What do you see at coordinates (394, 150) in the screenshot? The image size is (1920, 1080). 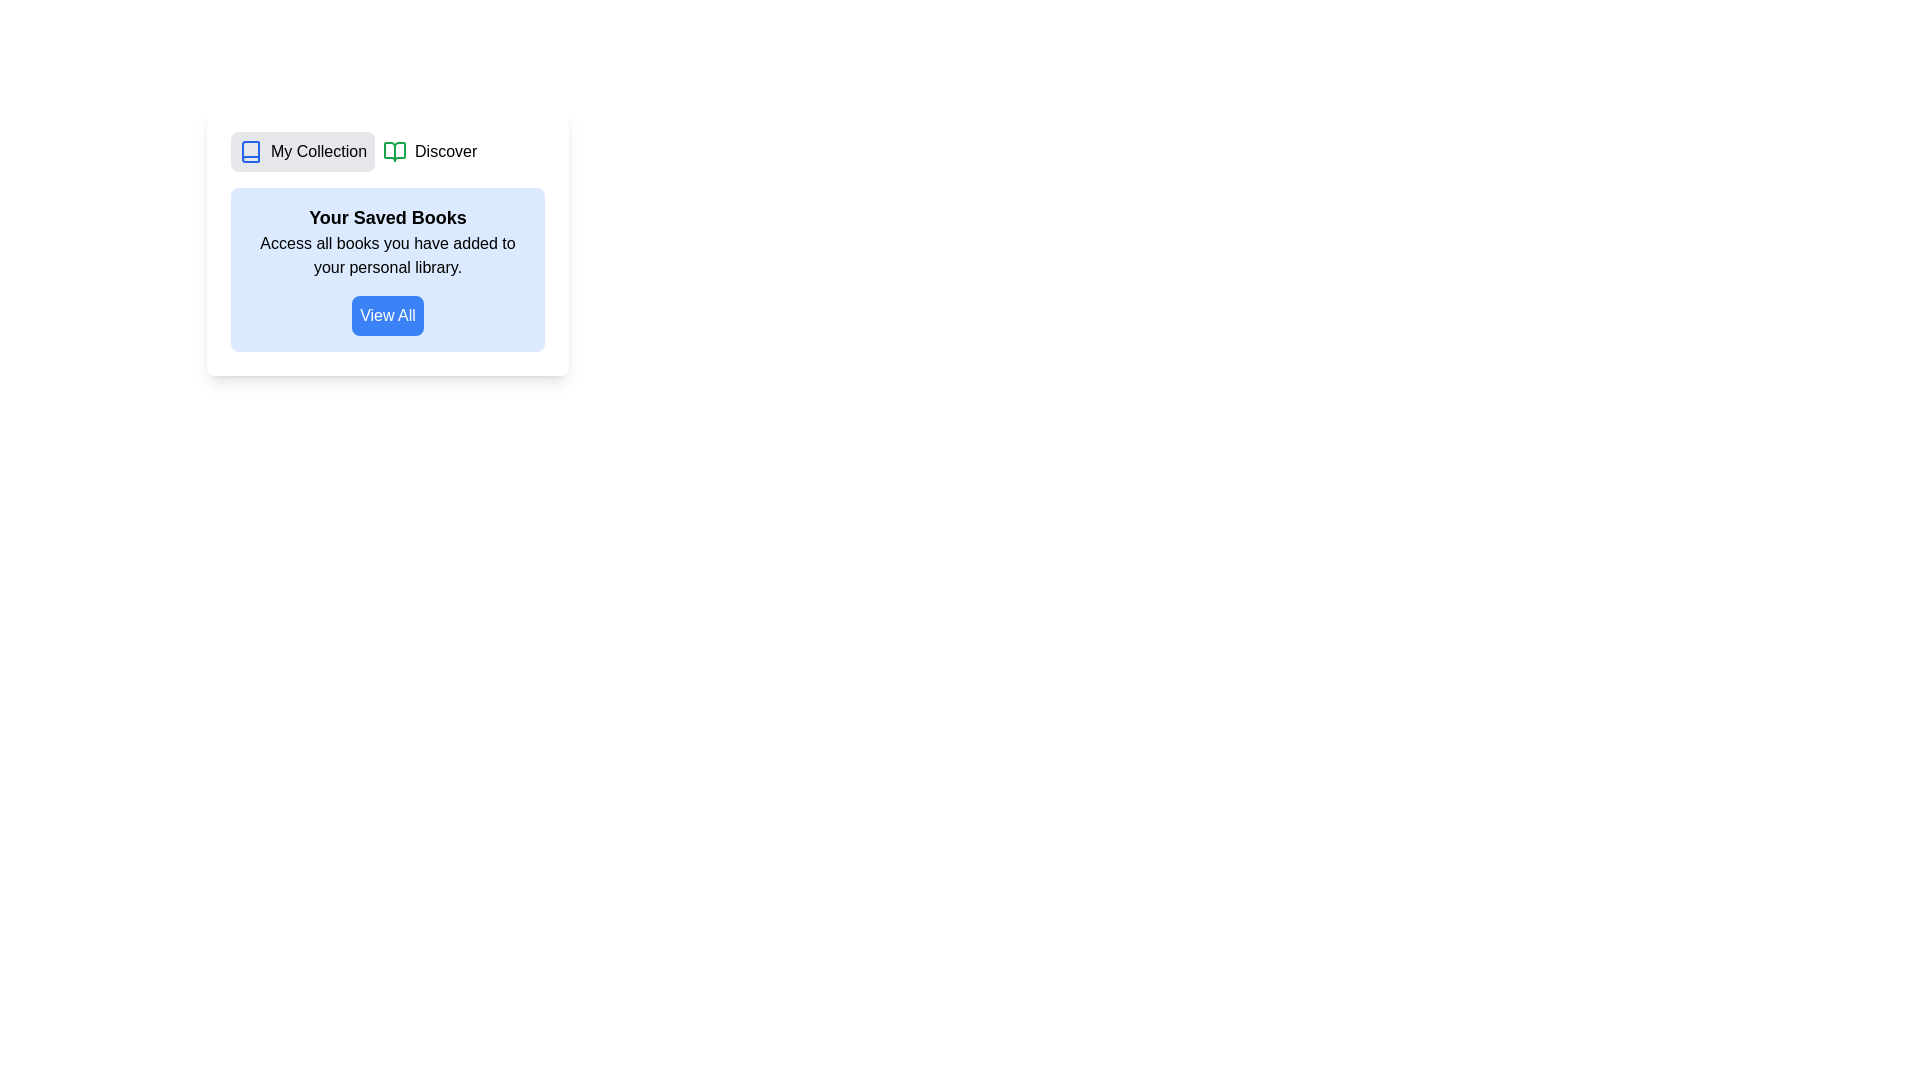 I see `the tab icon for Discover` at bounding box center [394, 150].